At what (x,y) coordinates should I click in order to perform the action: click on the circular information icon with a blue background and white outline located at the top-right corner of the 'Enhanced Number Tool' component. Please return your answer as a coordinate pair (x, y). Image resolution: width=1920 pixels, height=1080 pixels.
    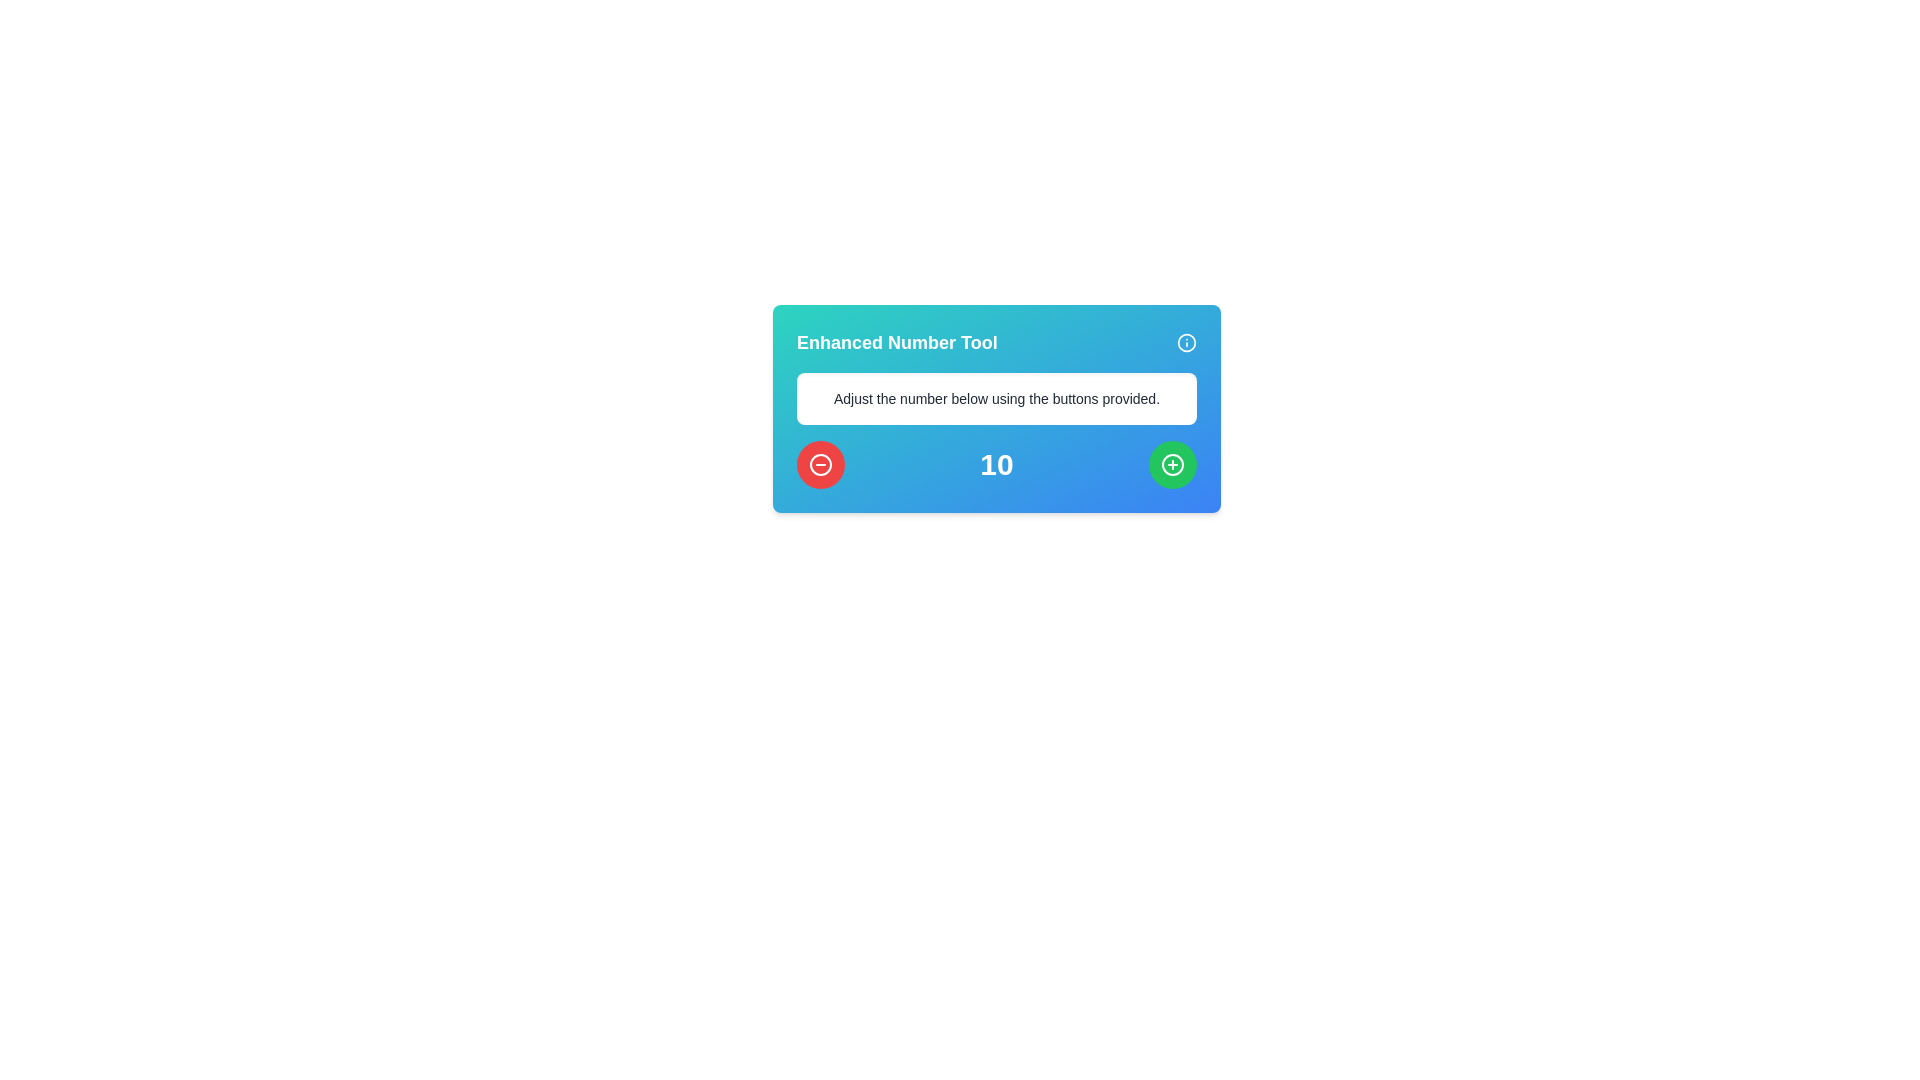
    Looking at the image, I should click on (1186, 342).